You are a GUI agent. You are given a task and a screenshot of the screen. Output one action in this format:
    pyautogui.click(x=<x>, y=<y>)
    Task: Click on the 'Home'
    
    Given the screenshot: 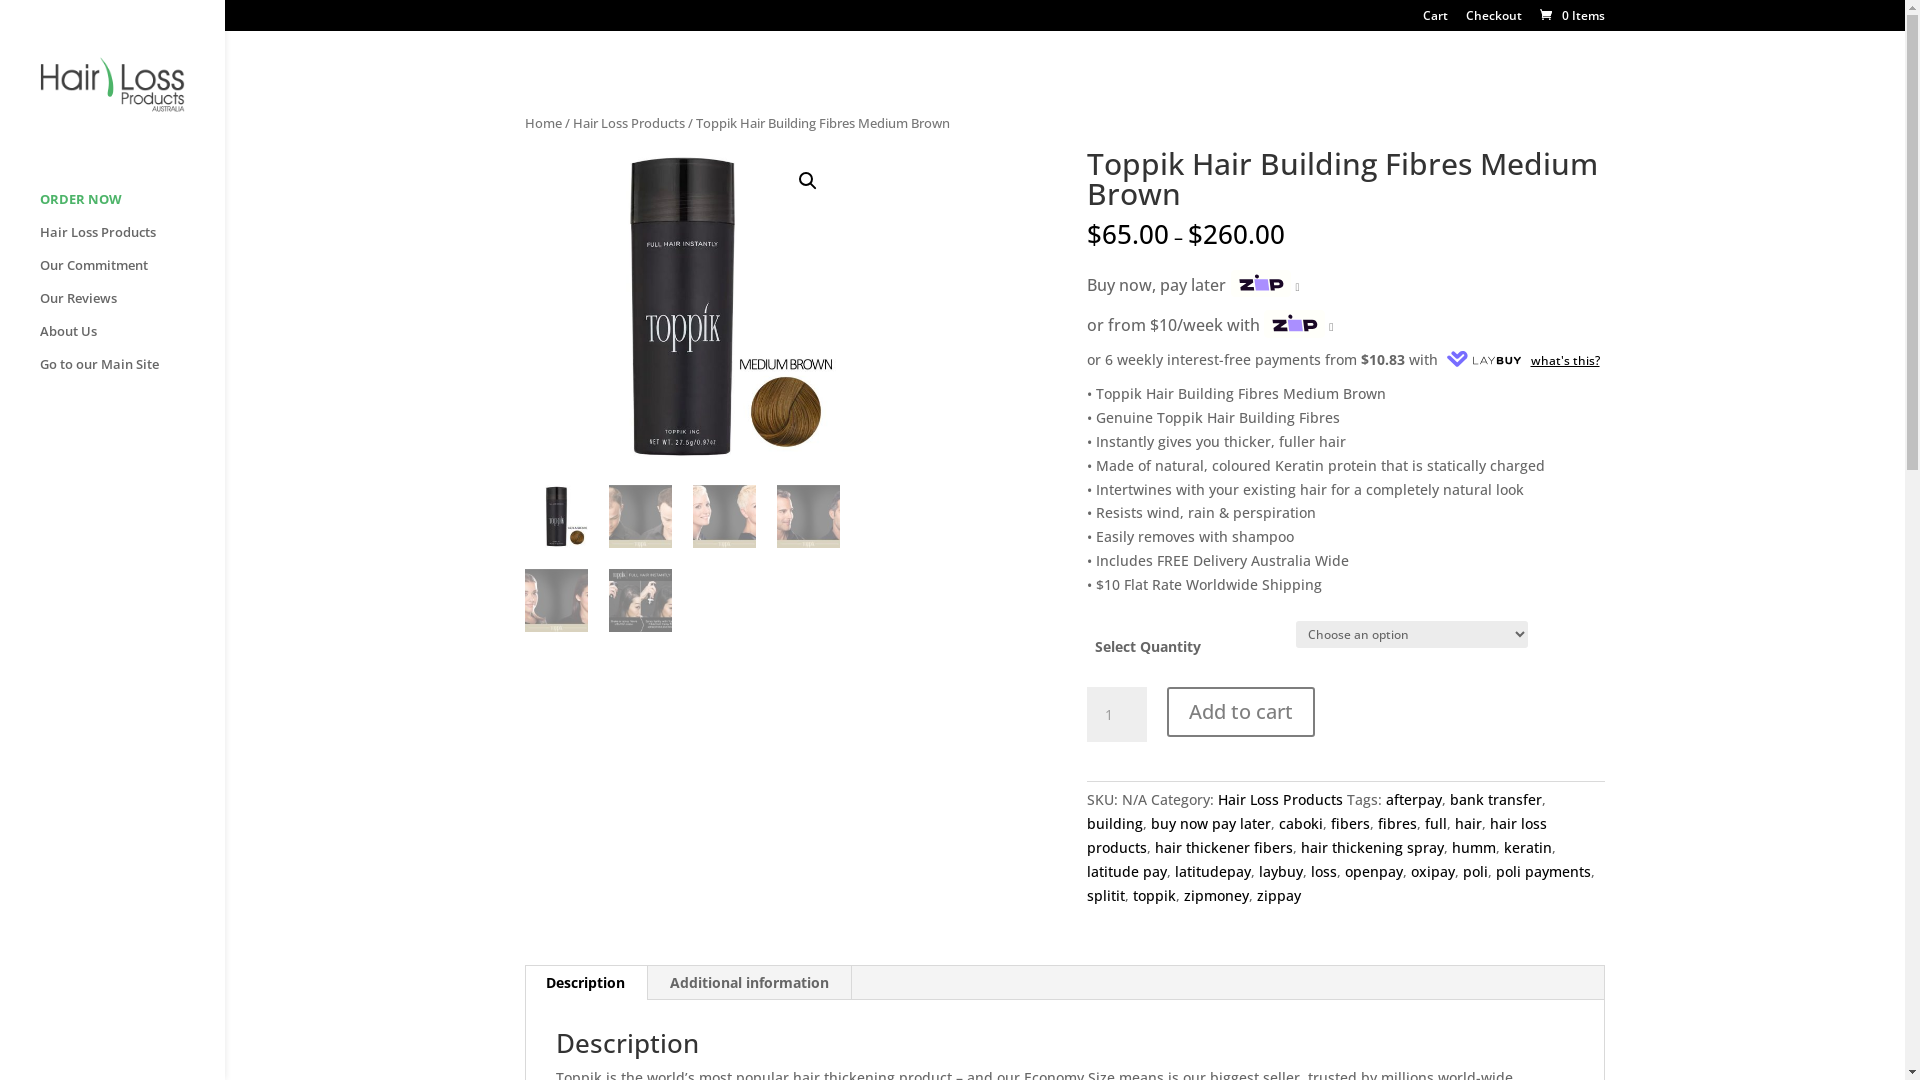 What is the action you would take?
    pyautogui.click(x=543, y=123)
    